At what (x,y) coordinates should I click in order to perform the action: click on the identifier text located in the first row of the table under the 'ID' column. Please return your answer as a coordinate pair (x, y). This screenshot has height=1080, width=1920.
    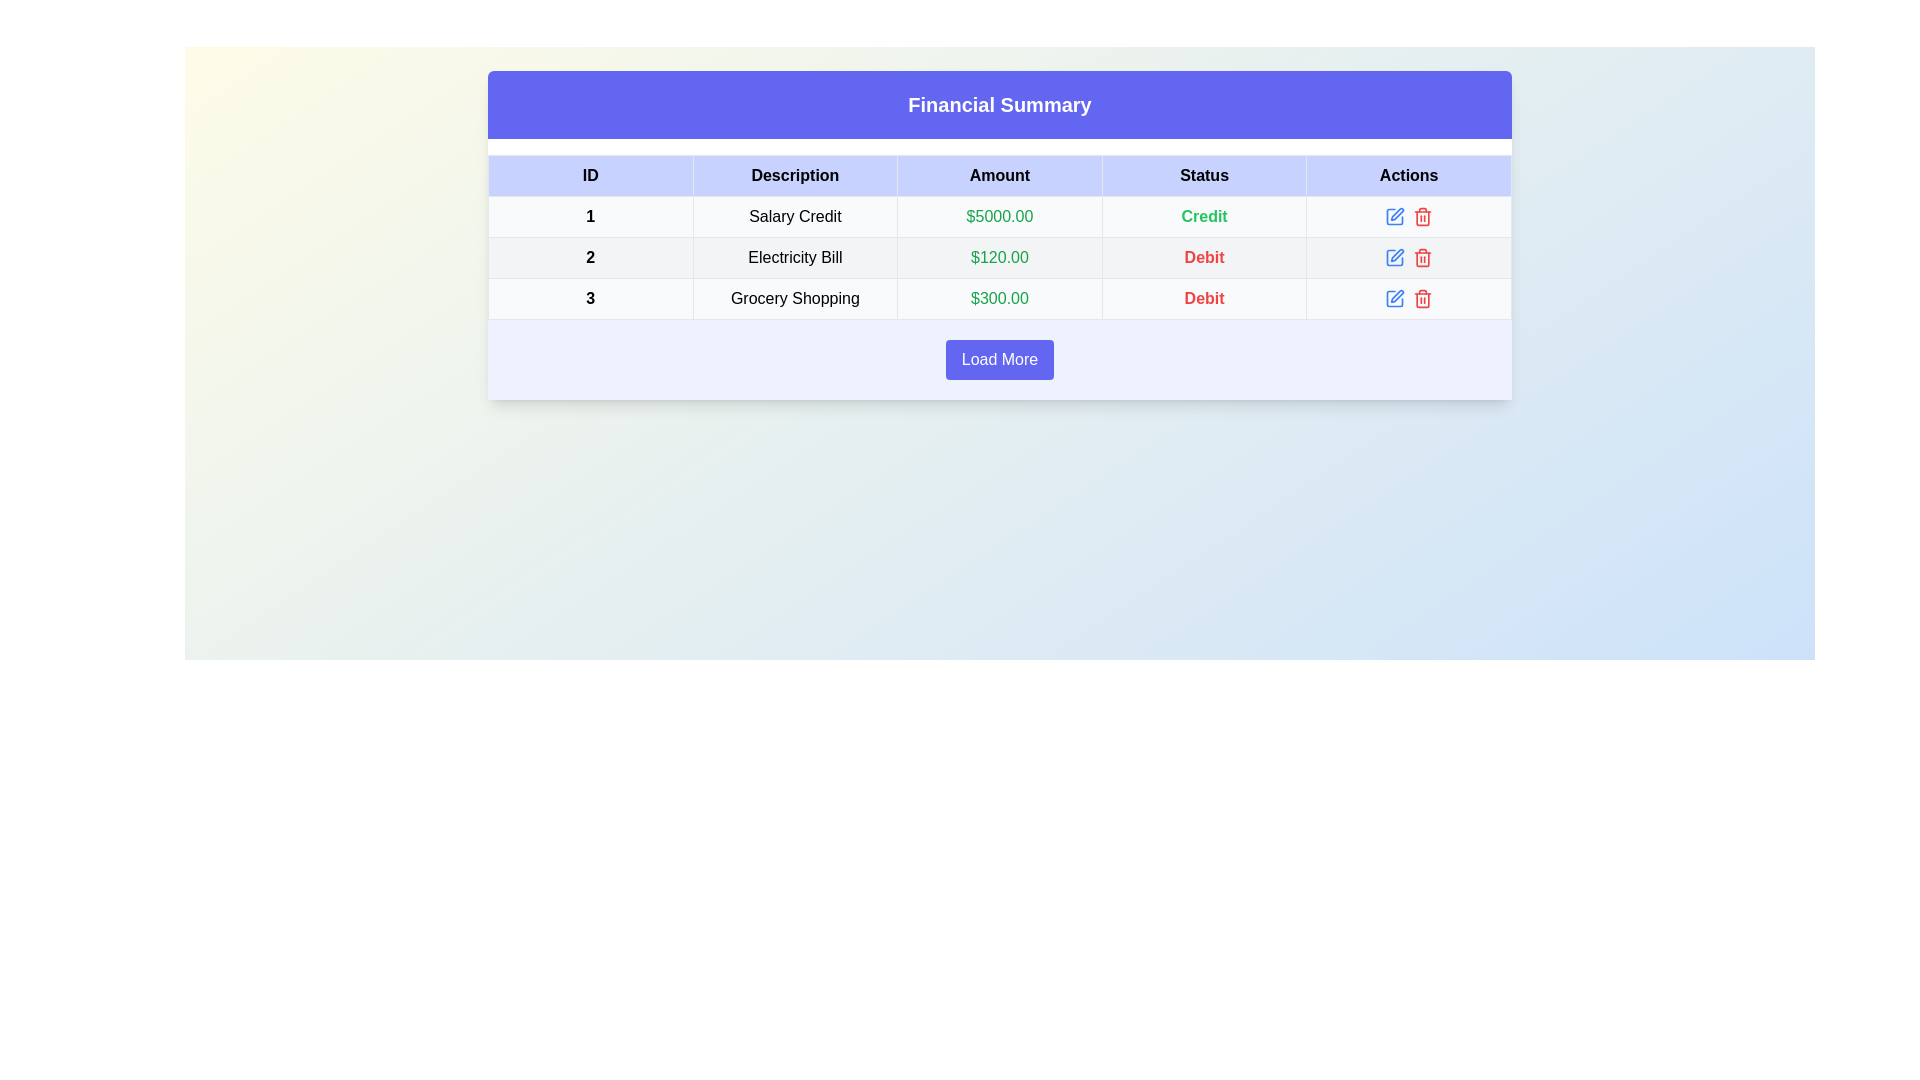
    Looking at the image, I should click on (589, 216).